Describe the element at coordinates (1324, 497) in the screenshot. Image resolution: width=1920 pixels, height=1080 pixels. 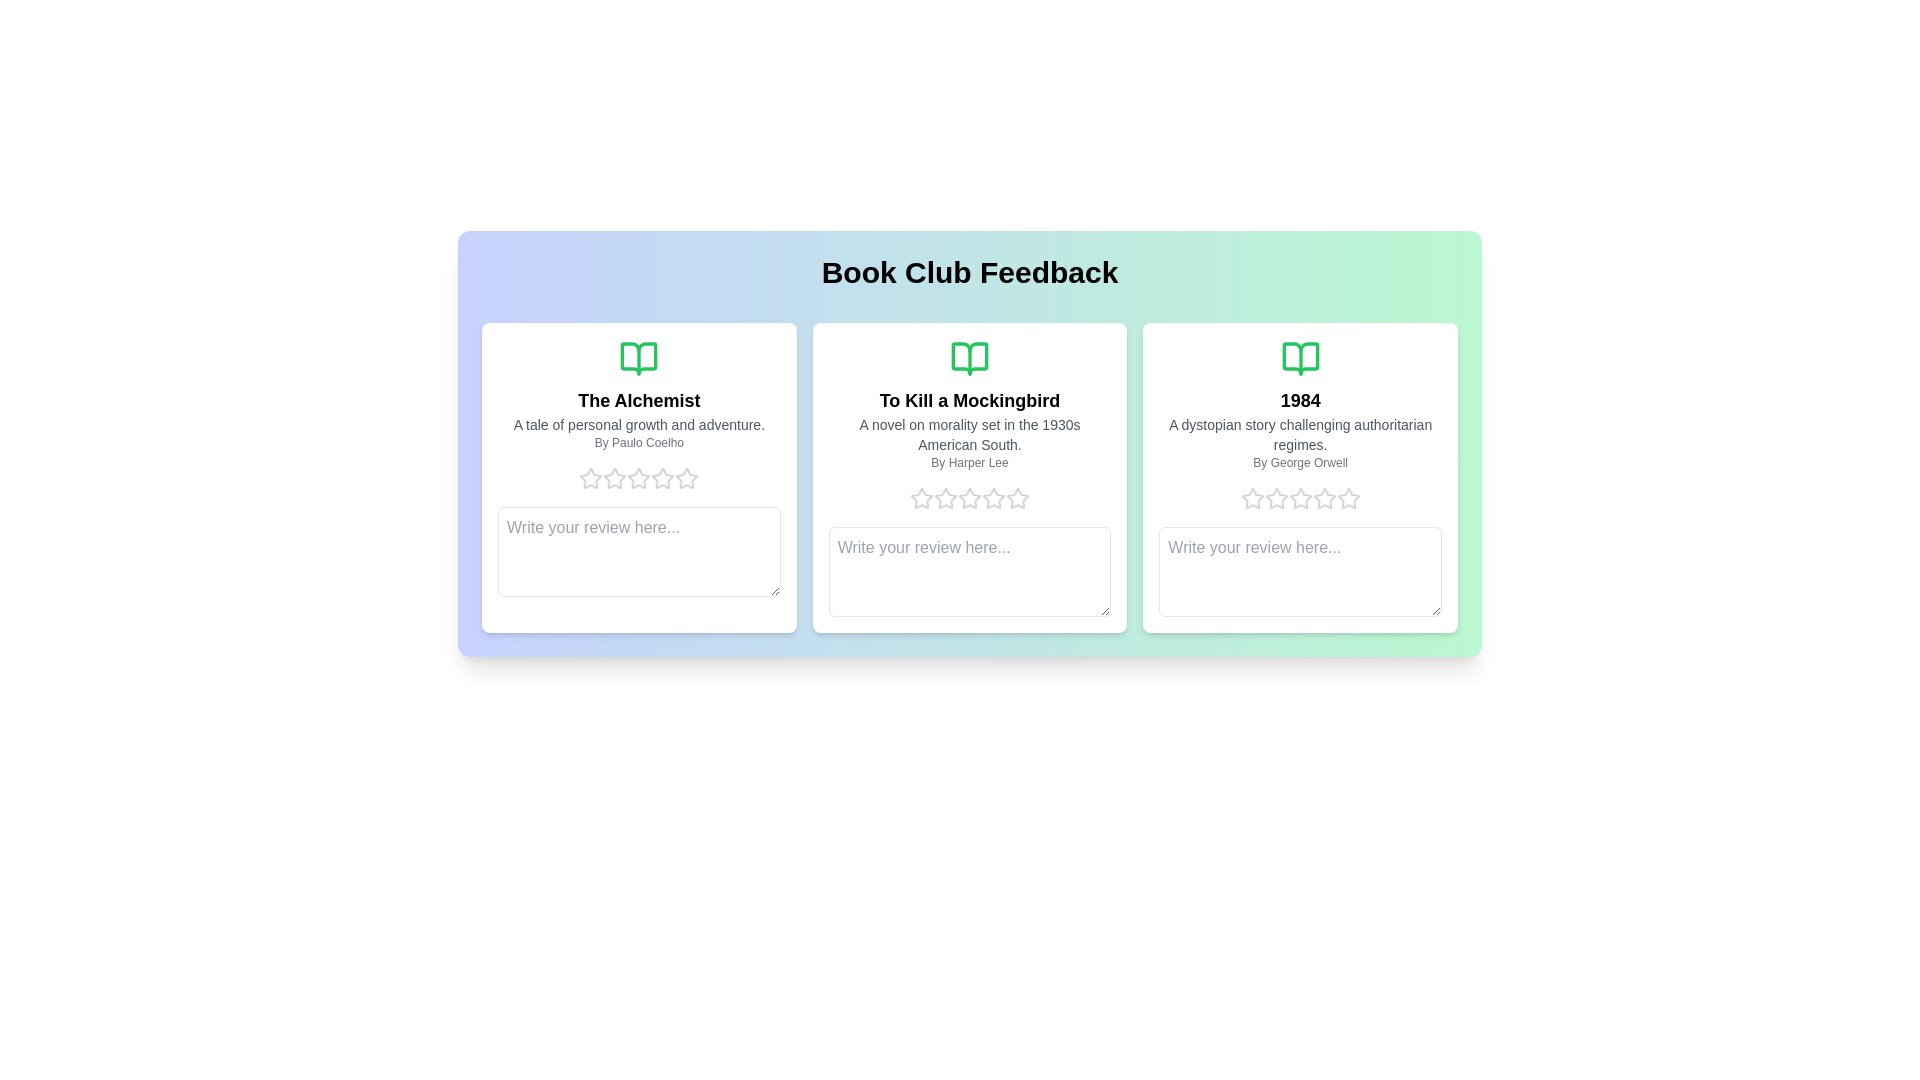
I see `the fourth star icon in the rating system for the '1984' section` at that location.